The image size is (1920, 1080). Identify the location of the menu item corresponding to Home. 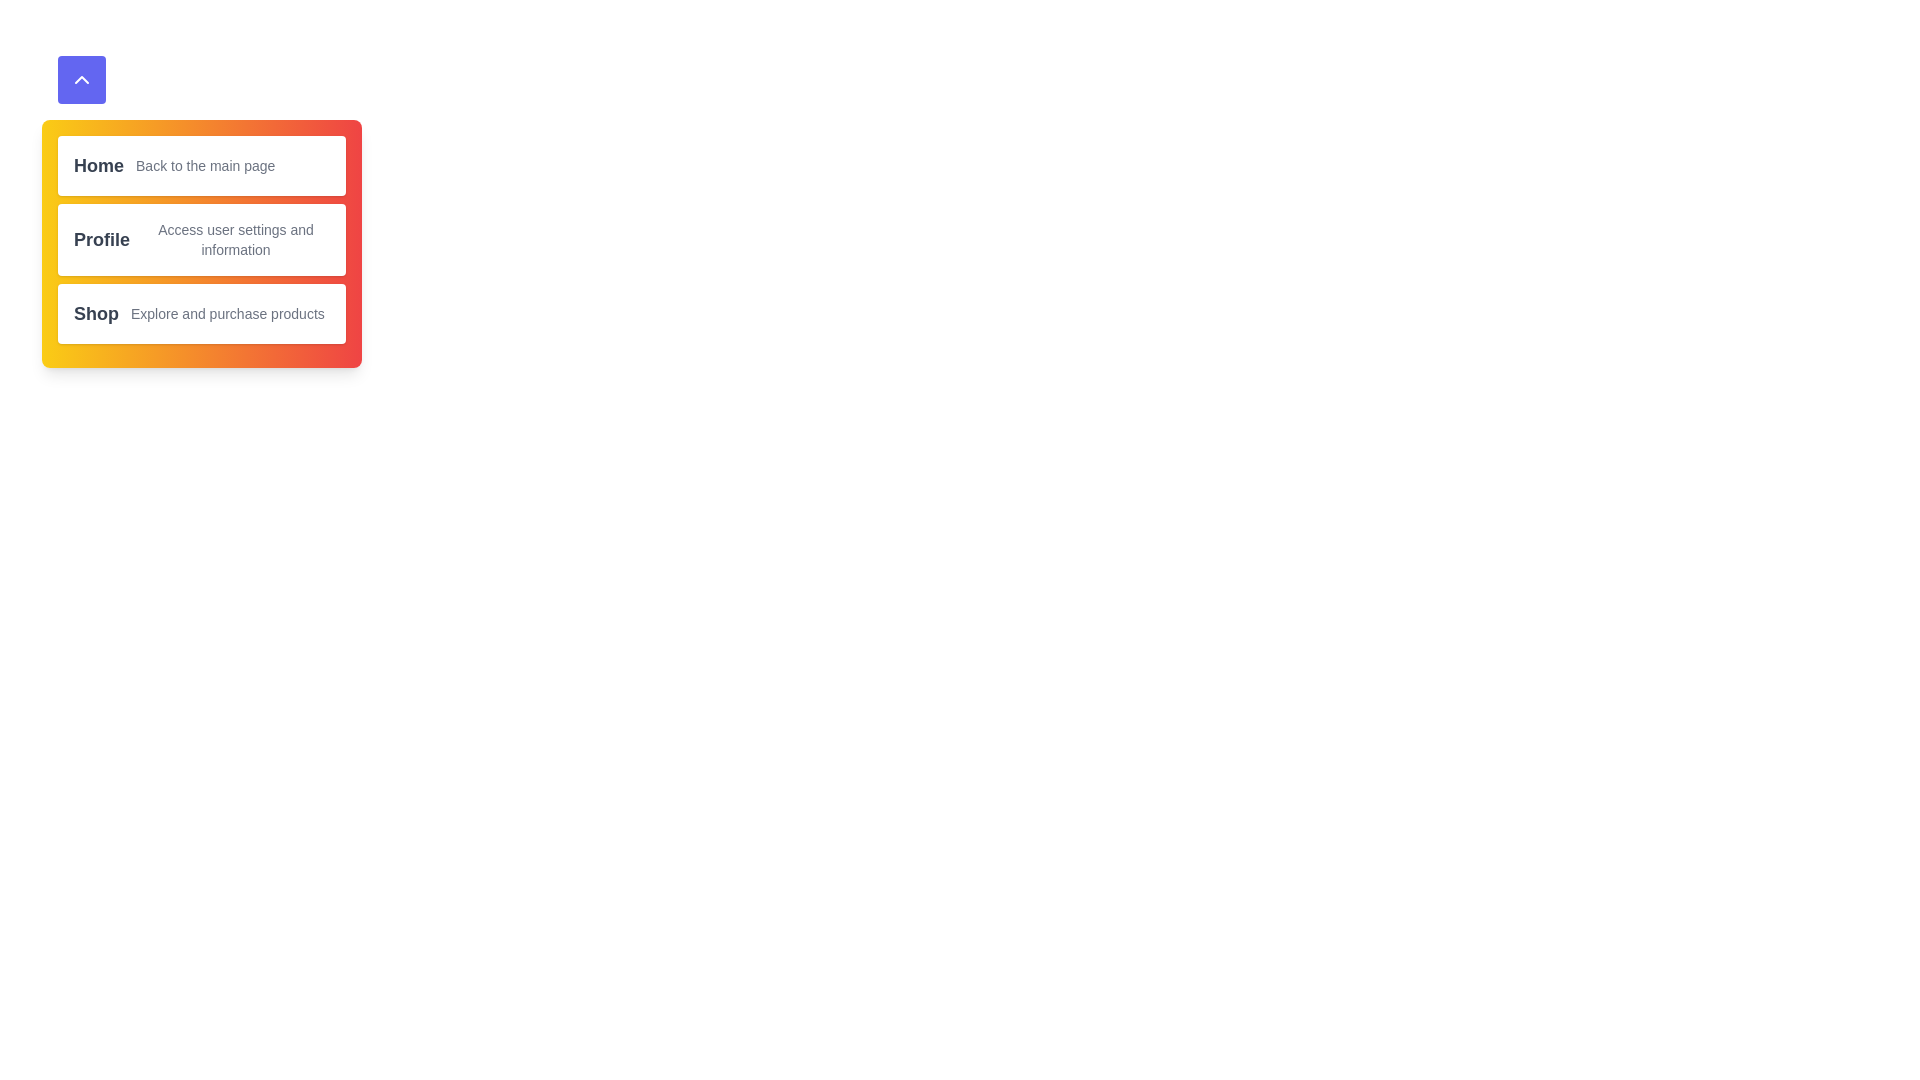
(201, 164).